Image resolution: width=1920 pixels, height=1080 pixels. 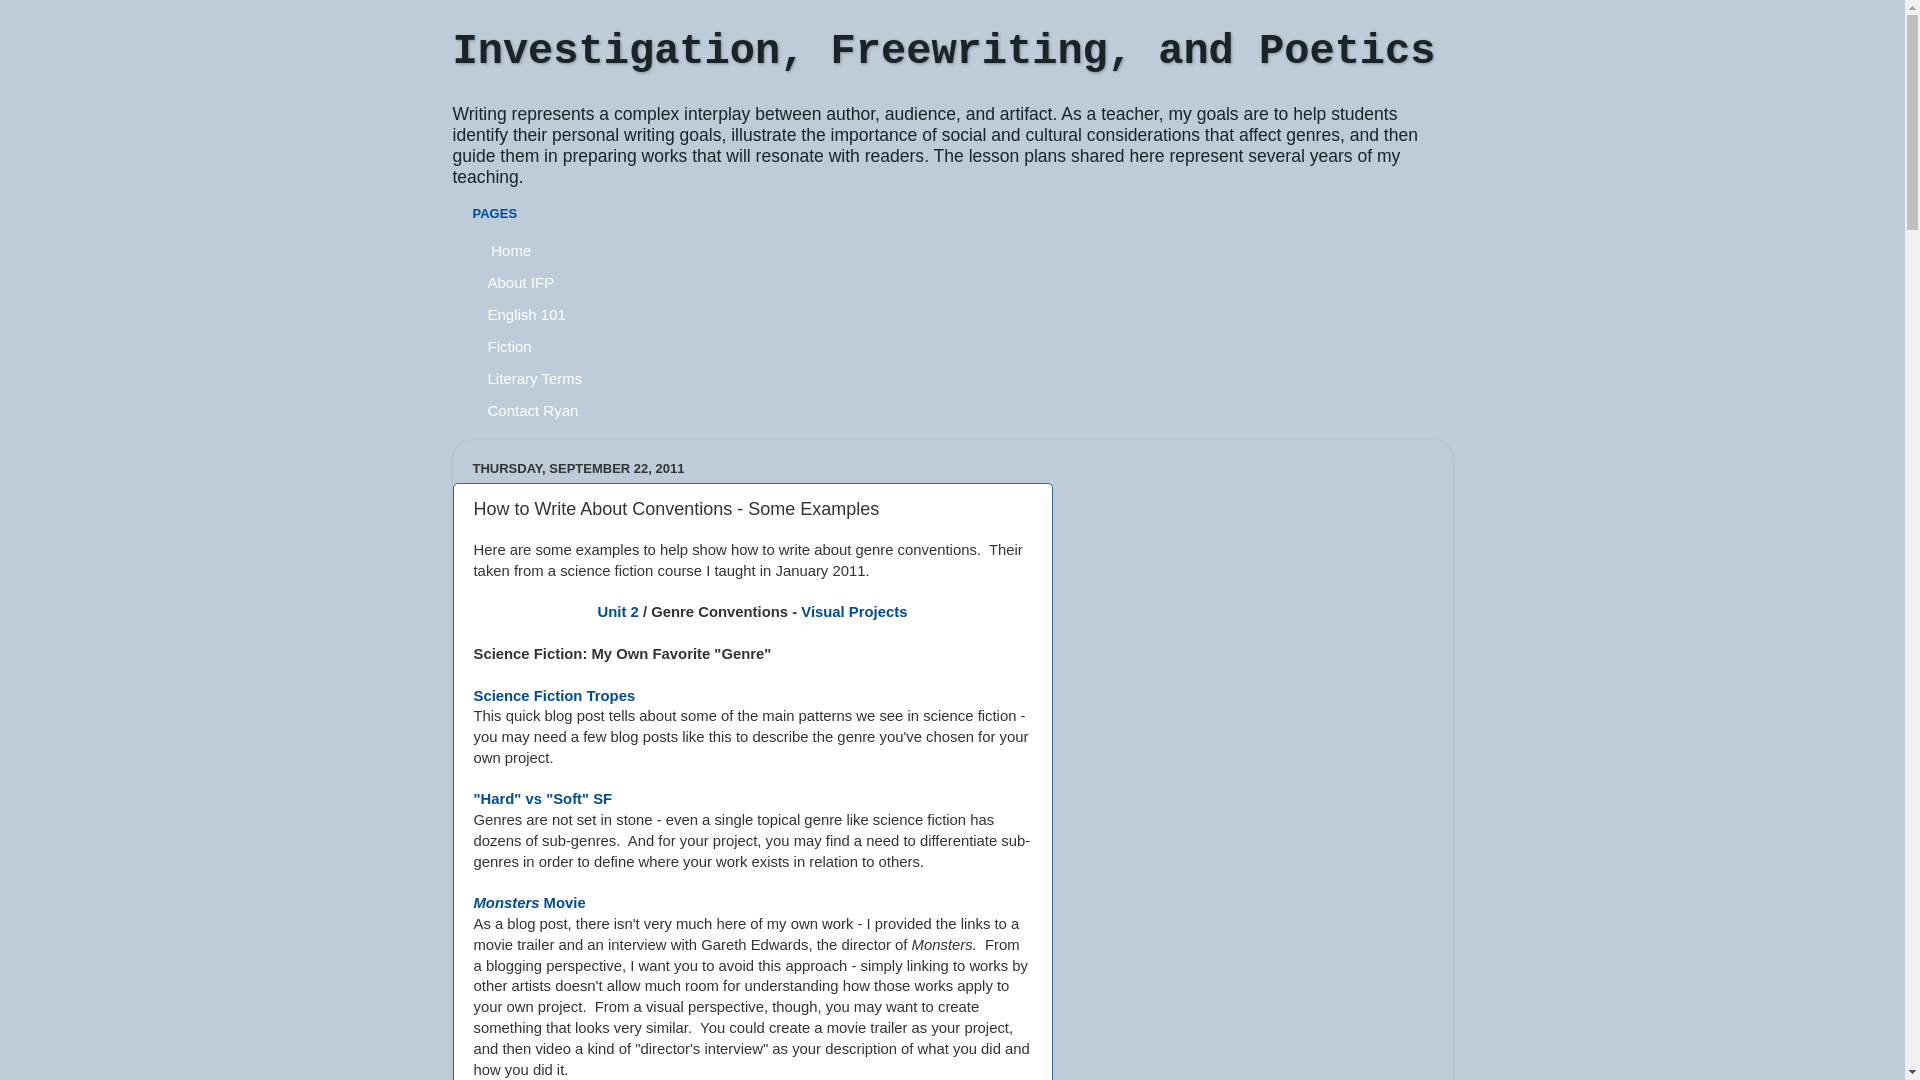 I want to click on 'Contact Ryan', so click(x=532, y=408).